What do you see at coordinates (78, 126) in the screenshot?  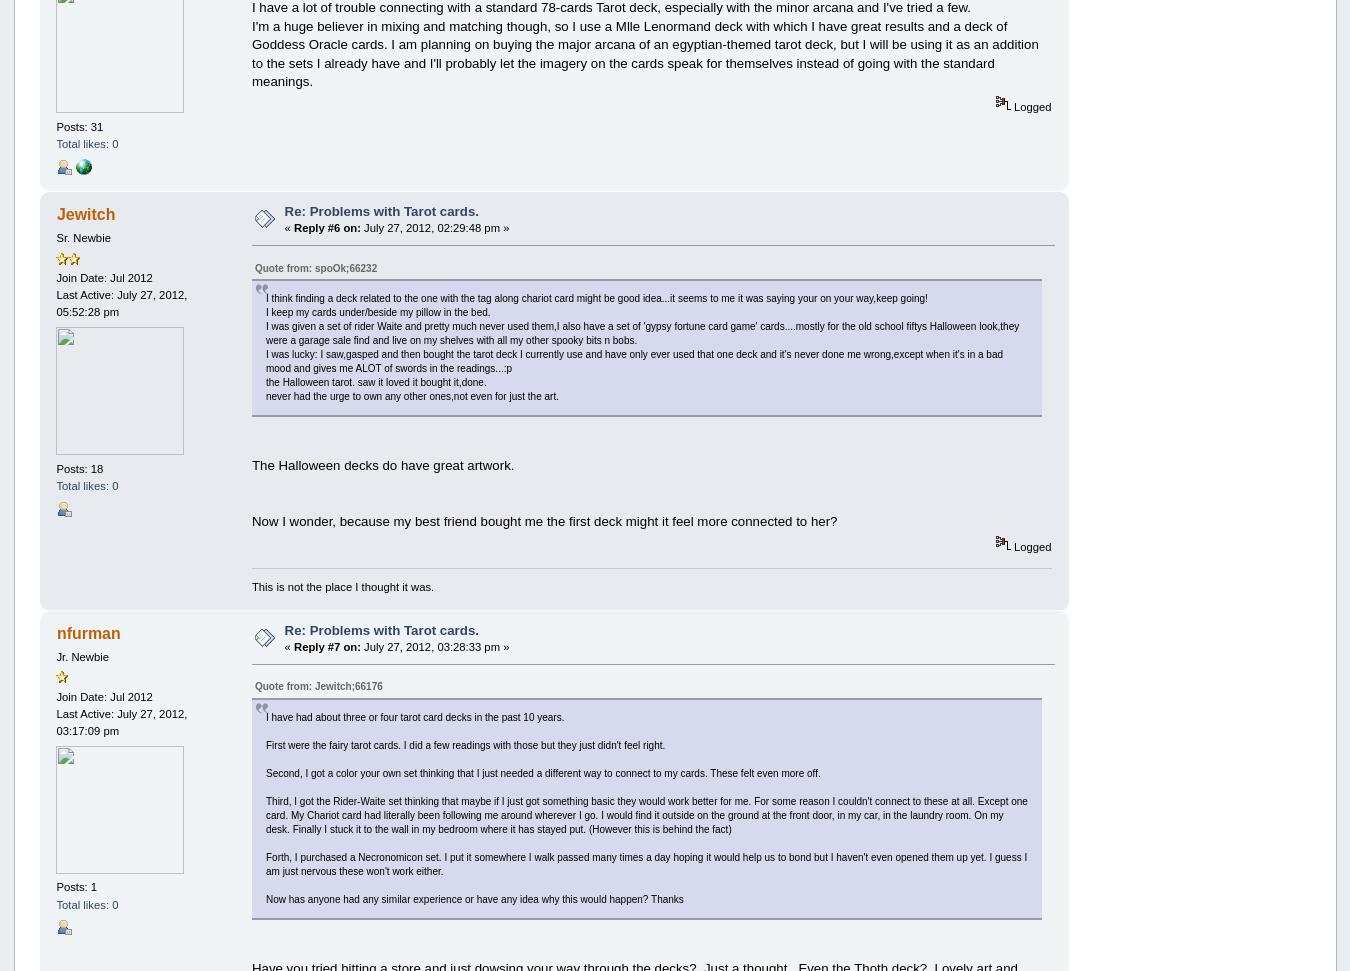 I see `'Posts: 31'` at bounding box center [78, 126].